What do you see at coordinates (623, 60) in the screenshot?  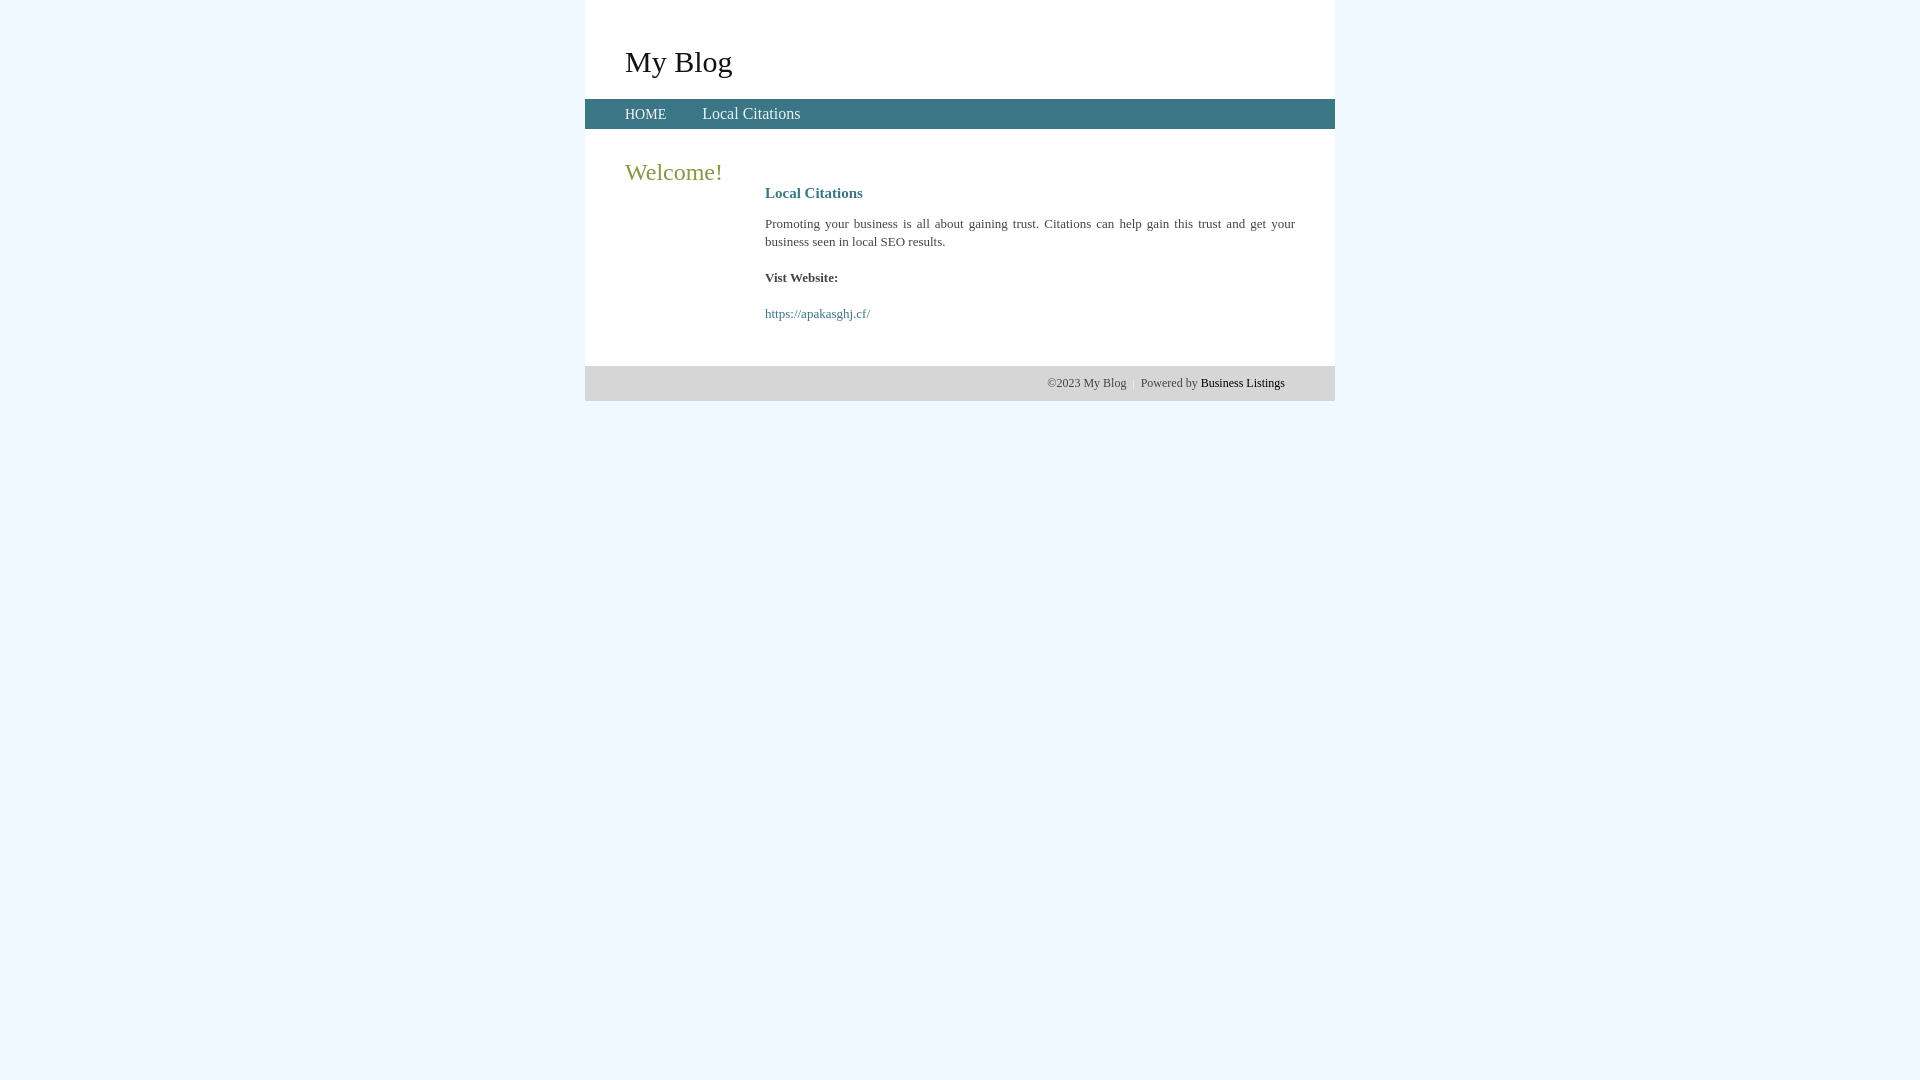 I see `'My Blog'` at bounding box center [623, 60].